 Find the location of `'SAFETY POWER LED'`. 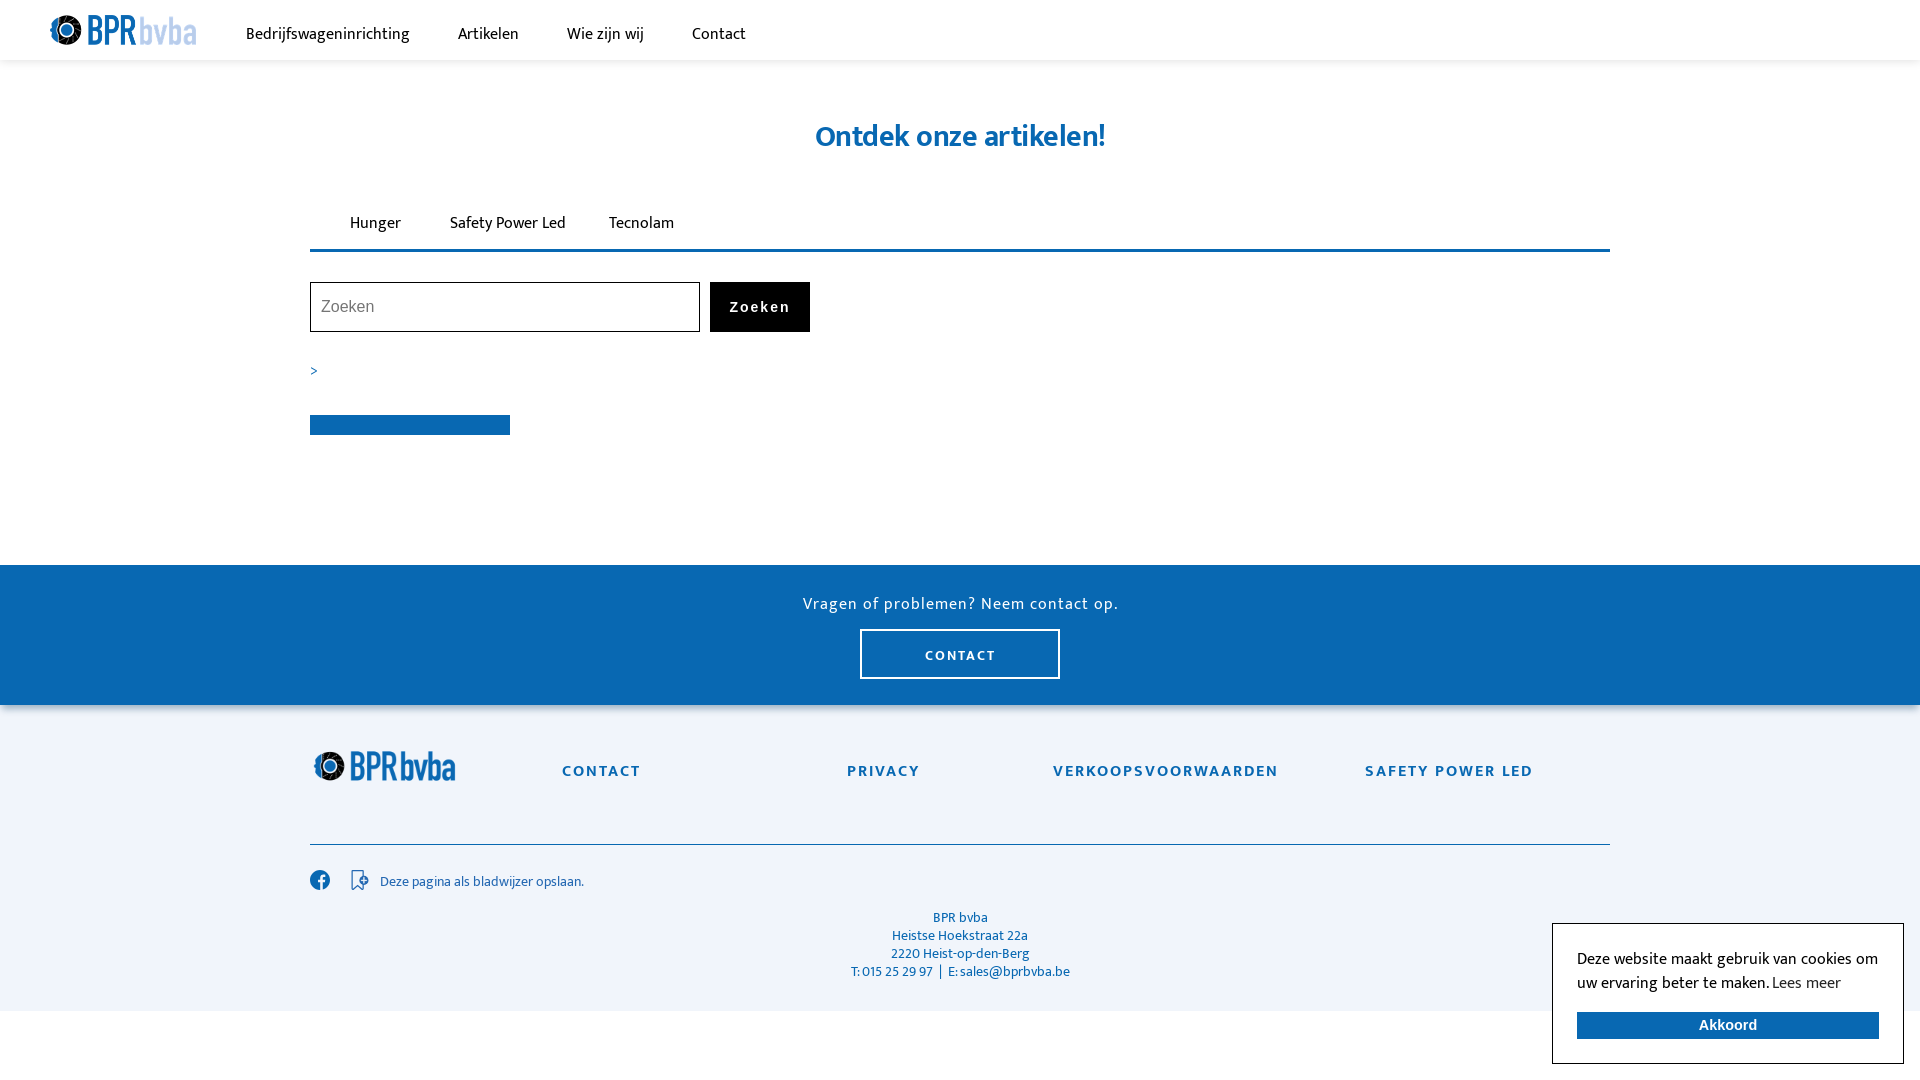

'SAFETY POWER LED' is located at coordinates (1449, 770).